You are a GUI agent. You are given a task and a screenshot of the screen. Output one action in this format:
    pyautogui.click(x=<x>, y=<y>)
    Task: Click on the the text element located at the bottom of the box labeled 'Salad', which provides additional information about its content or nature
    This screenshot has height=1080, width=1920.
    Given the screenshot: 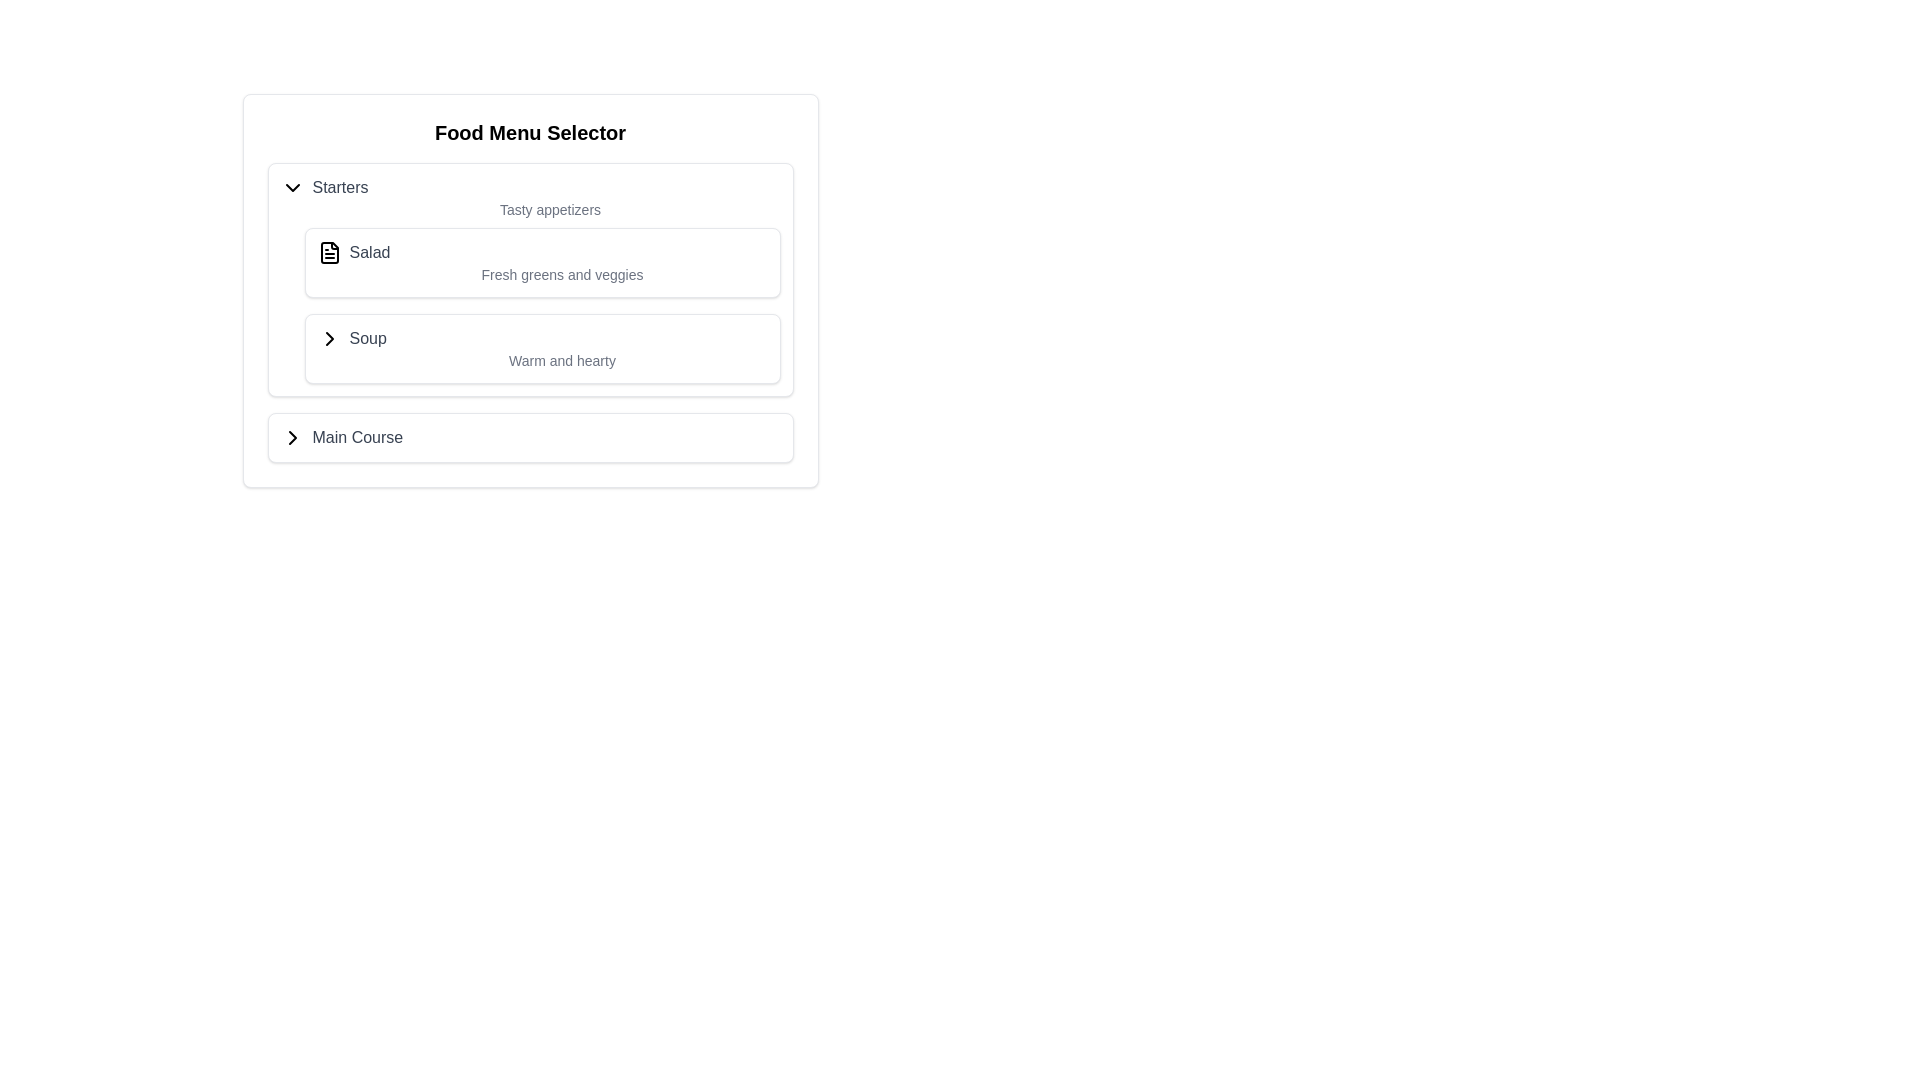 What is the action you would take?
    pyautogui.click(x=542, y=274)
    